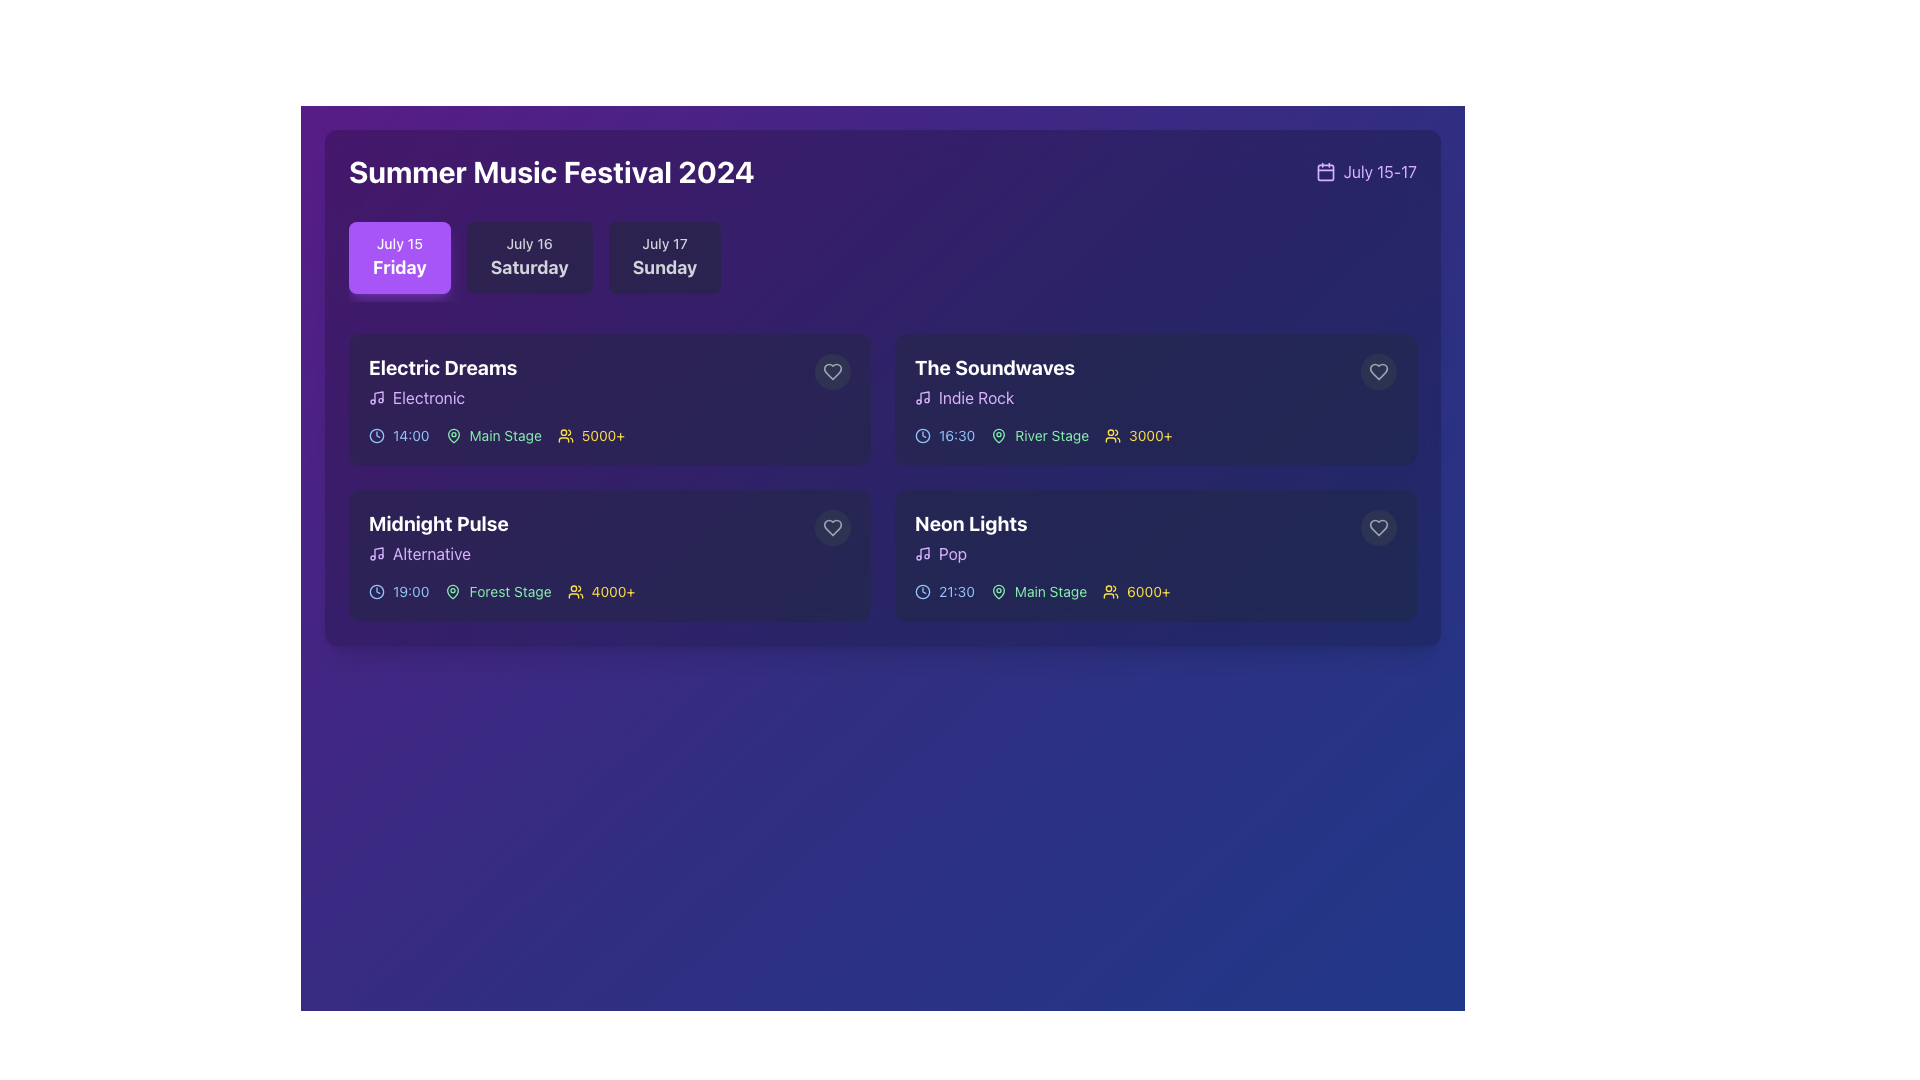  What do you see at coordinates (377, 397) in the screenshot?
I see `the musical note icon in the 'Electronic' label, which is positioned to the left of the label text and aligned vertically within the group` at bounding box center [377, 397].